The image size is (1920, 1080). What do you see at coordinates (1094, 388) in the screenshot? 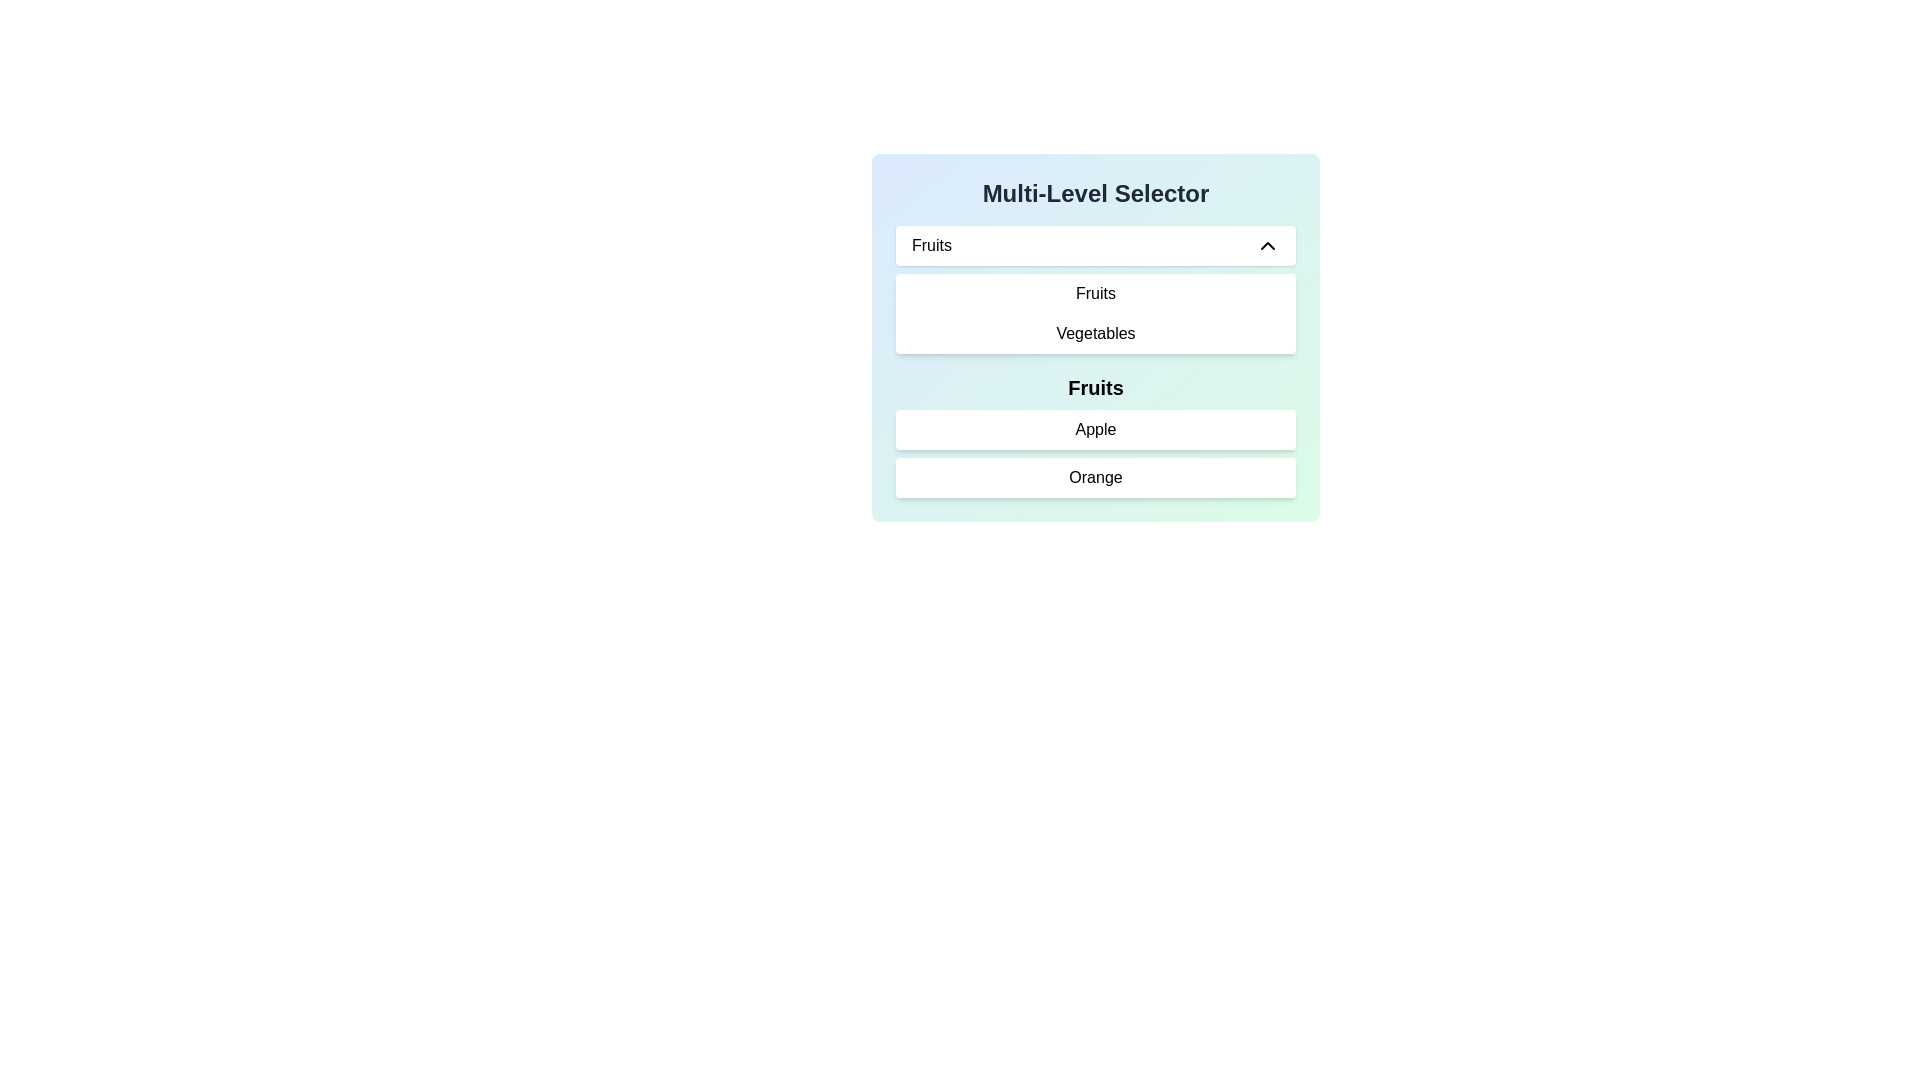
I see `the label that visually groups the options 'Apple' and 'Orange' in the drop-down menu, which is positioned second in the list below the main drop-down labeled 'Fruits'` at bounding box center [1094, 388].